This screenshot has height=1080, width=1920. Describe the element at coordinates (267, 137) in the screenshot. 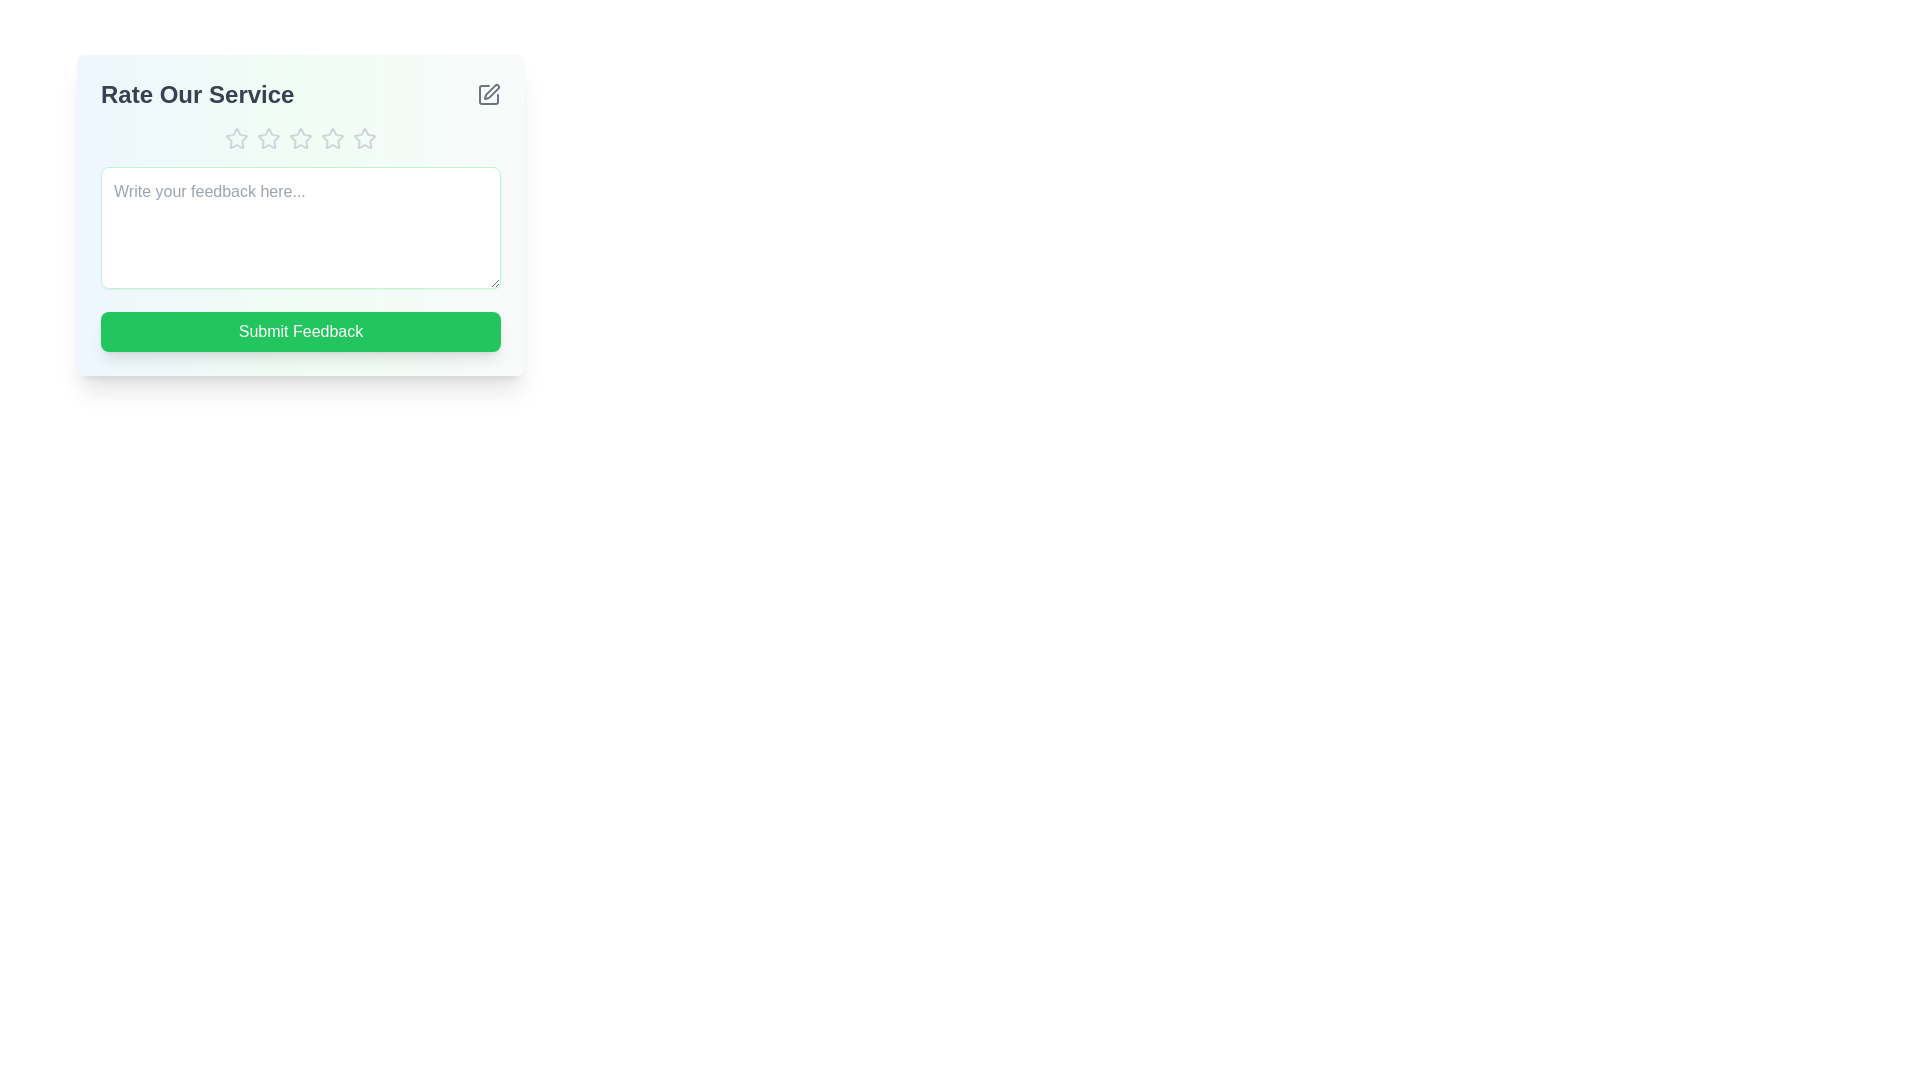

I see `the rating to 2 stars by clicking the corresponding star button` at that location.